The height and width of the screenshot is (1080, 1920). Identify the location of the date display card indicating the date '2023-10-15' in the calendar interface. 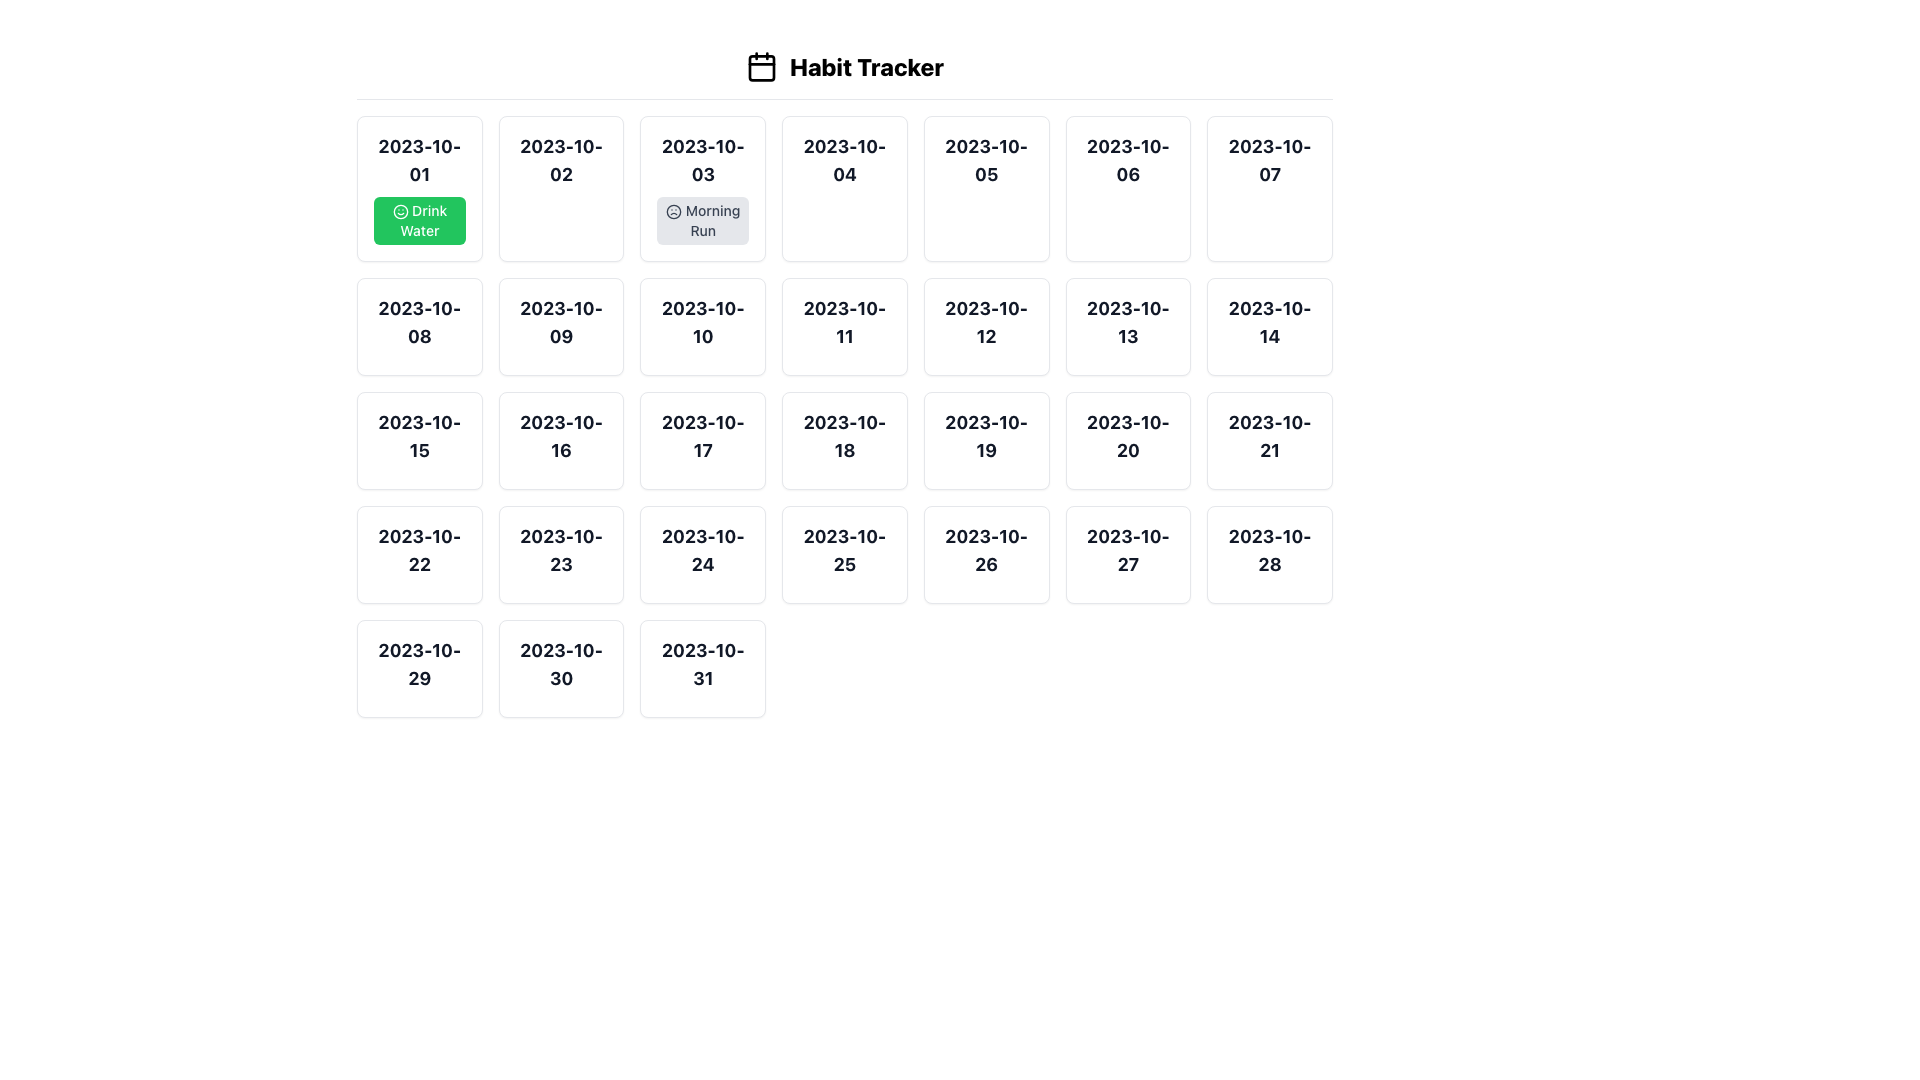
(418, 439).